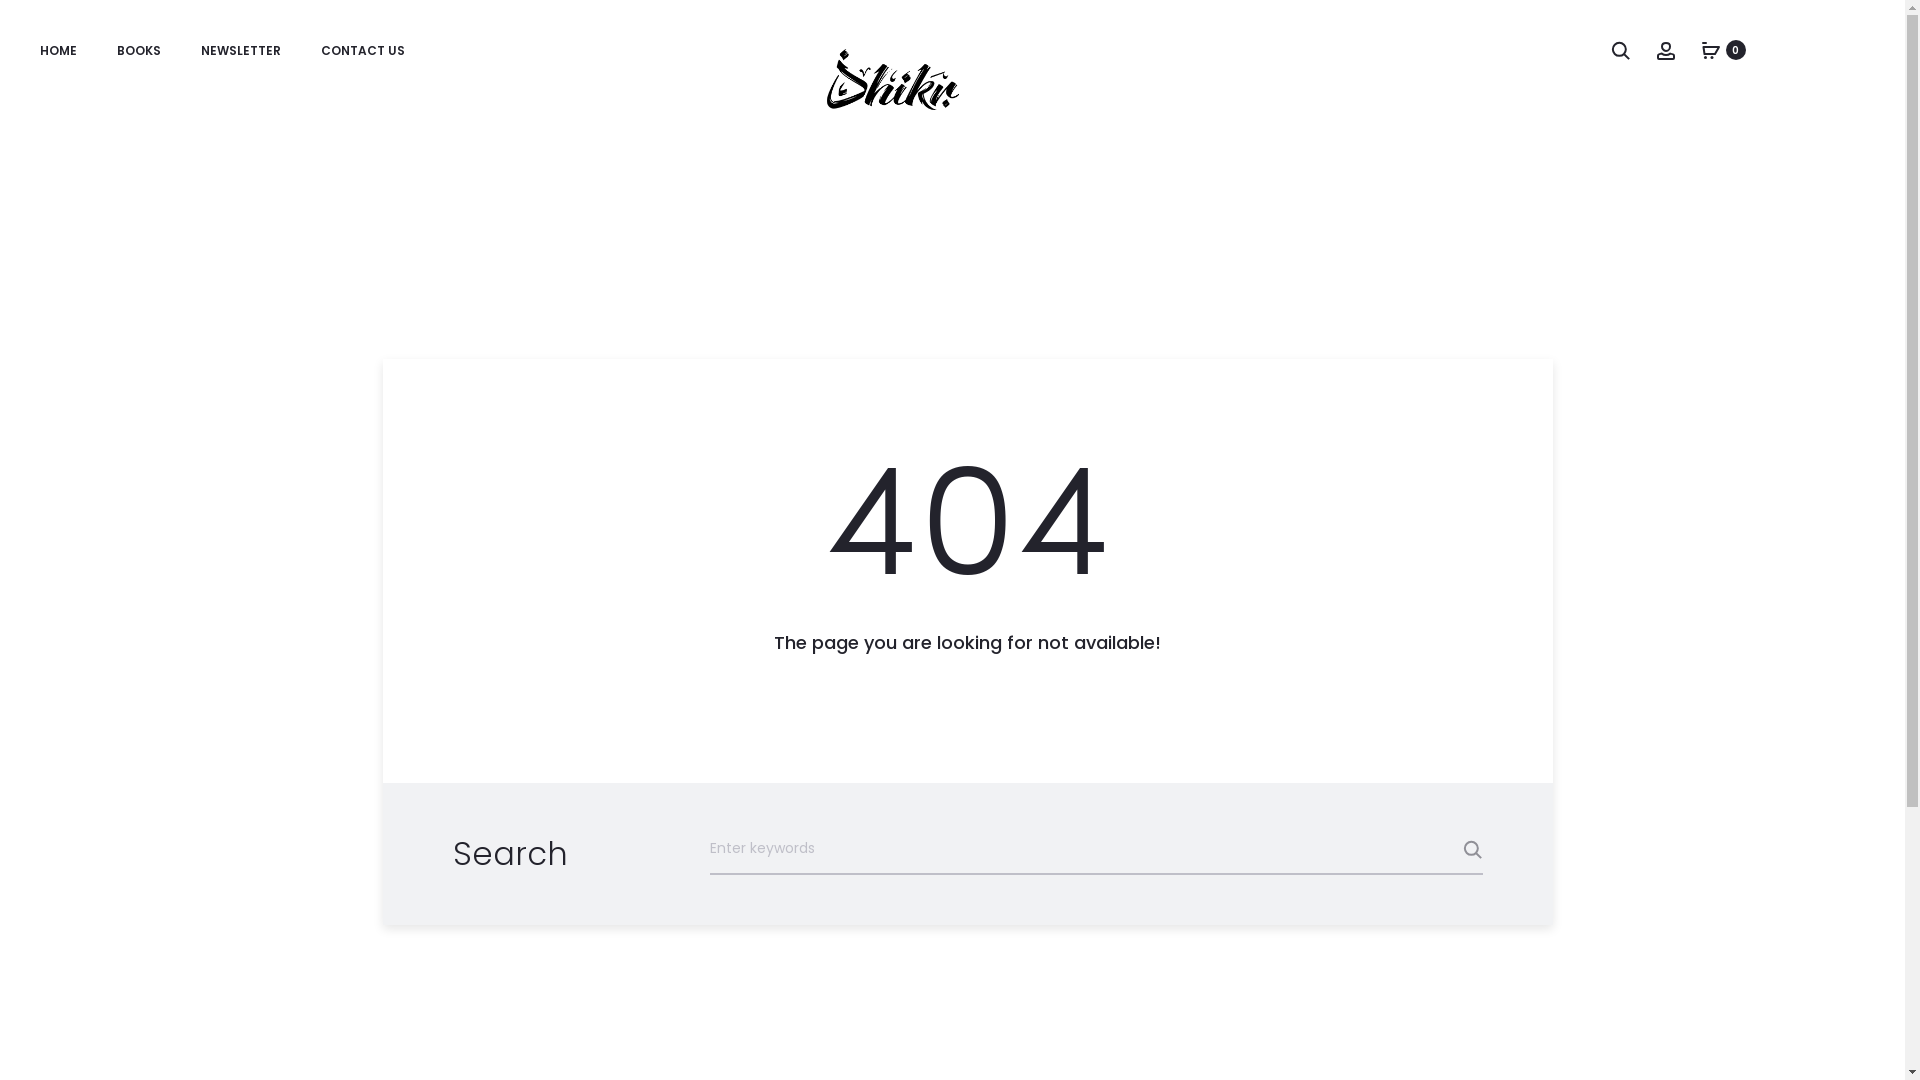 This screenshot has width=1920, height=1080. What do you see at coordinates (1430, 849) in the screenshot?
I see `'Search'` at bounding box center [1430, 849].